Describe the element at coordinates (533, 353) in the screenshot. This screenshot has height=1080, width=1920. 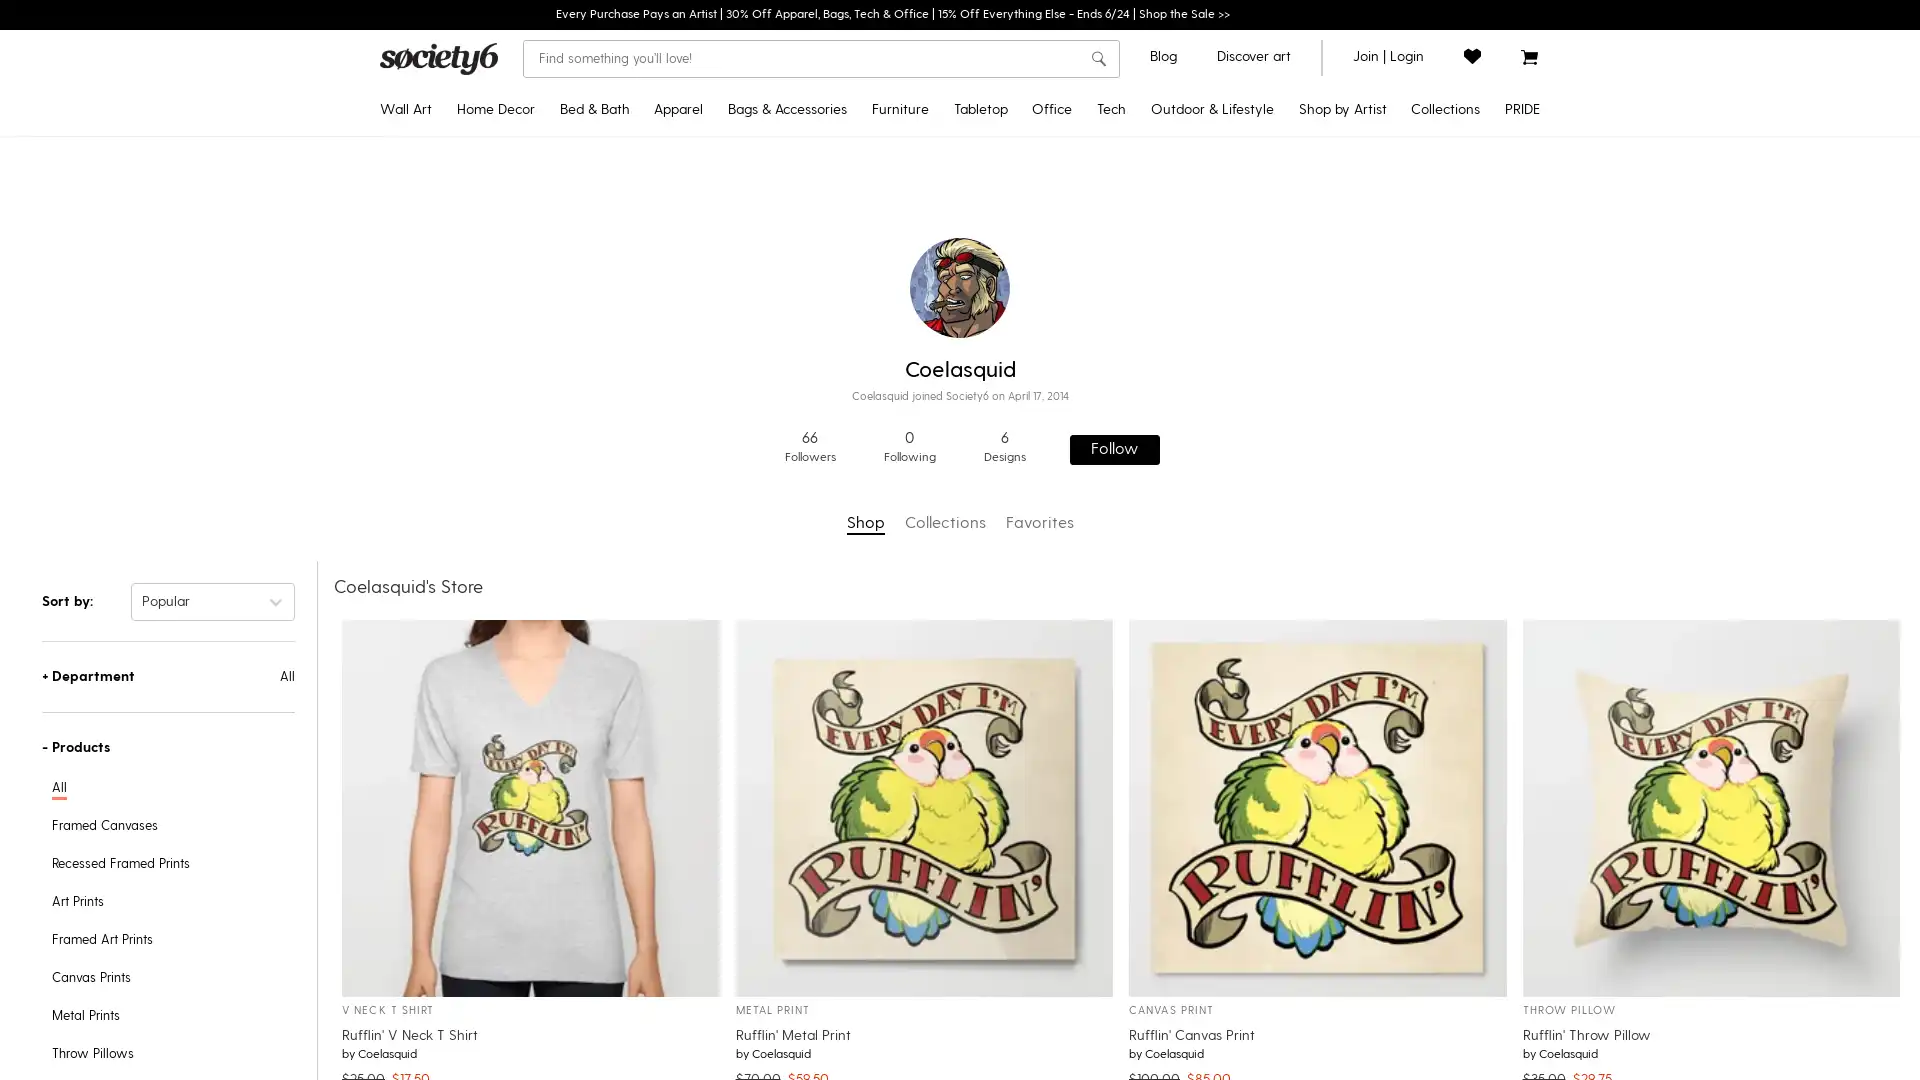
I see `Sheer Curtains` at that location.